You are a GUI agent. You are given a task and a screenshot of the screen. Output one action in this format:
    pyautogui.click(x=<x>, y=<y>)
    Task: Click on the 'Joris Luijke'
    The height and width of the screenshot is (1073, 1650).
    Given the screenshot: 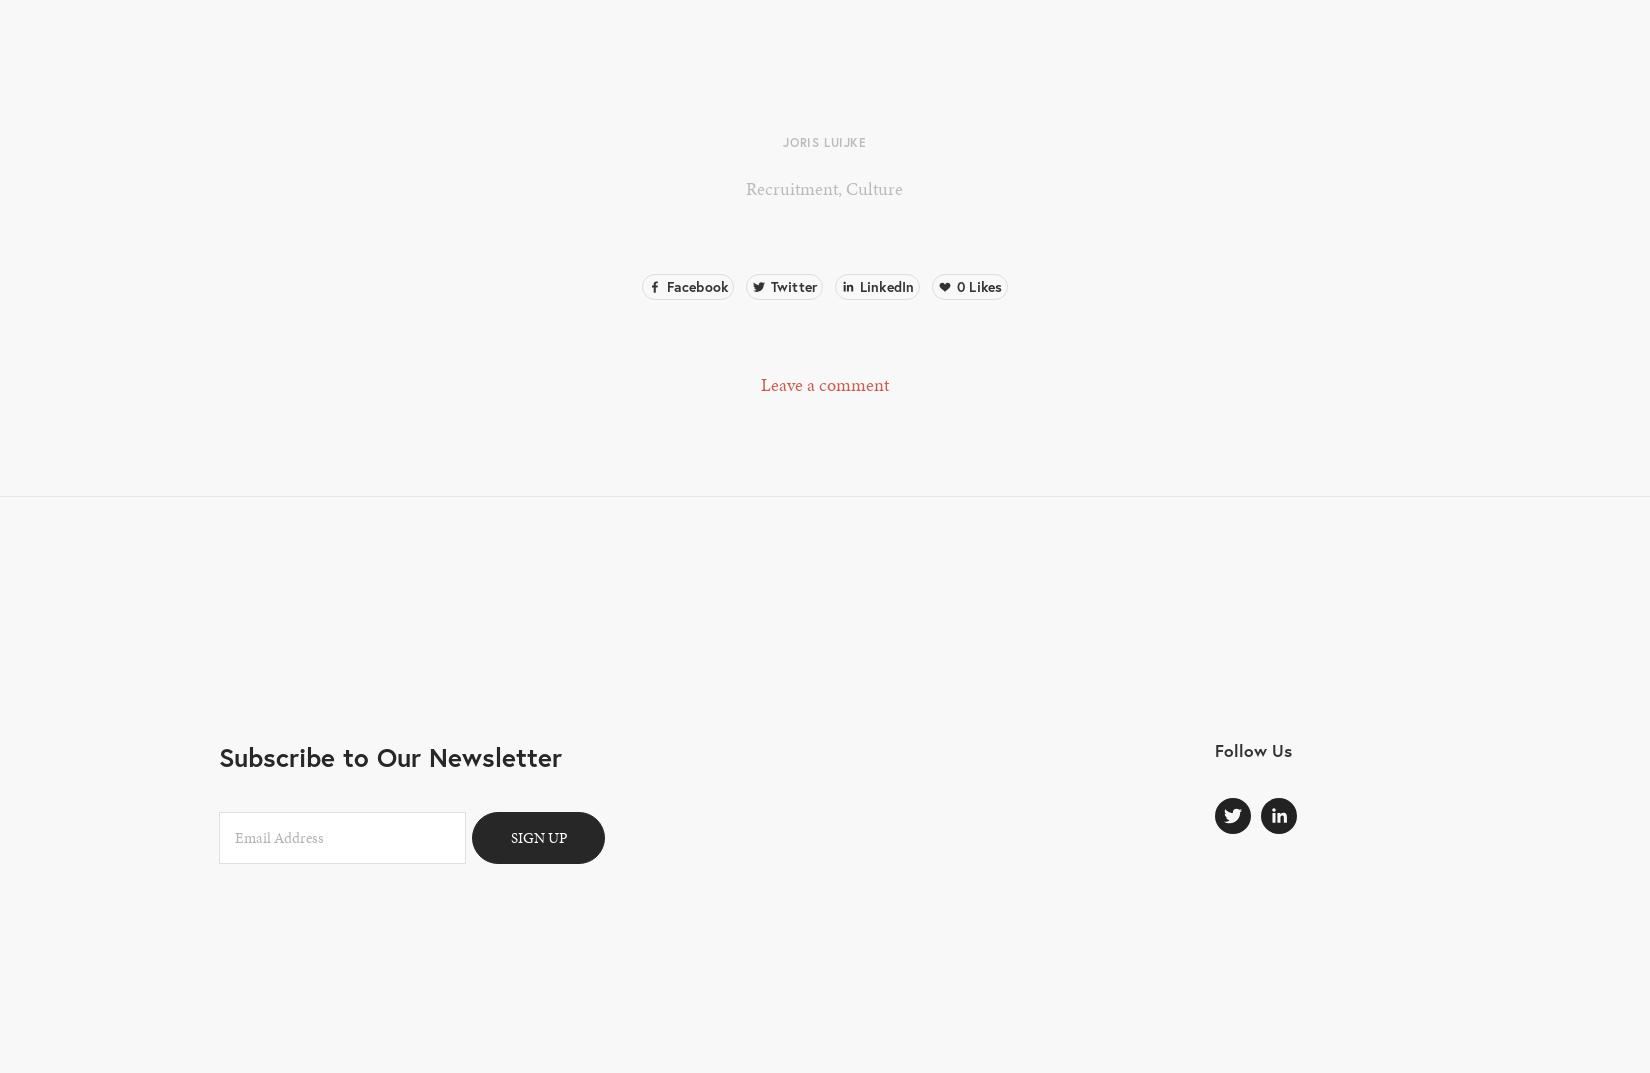 What is the action you would take?
    pyautogui.click(x=823, y=141)
    